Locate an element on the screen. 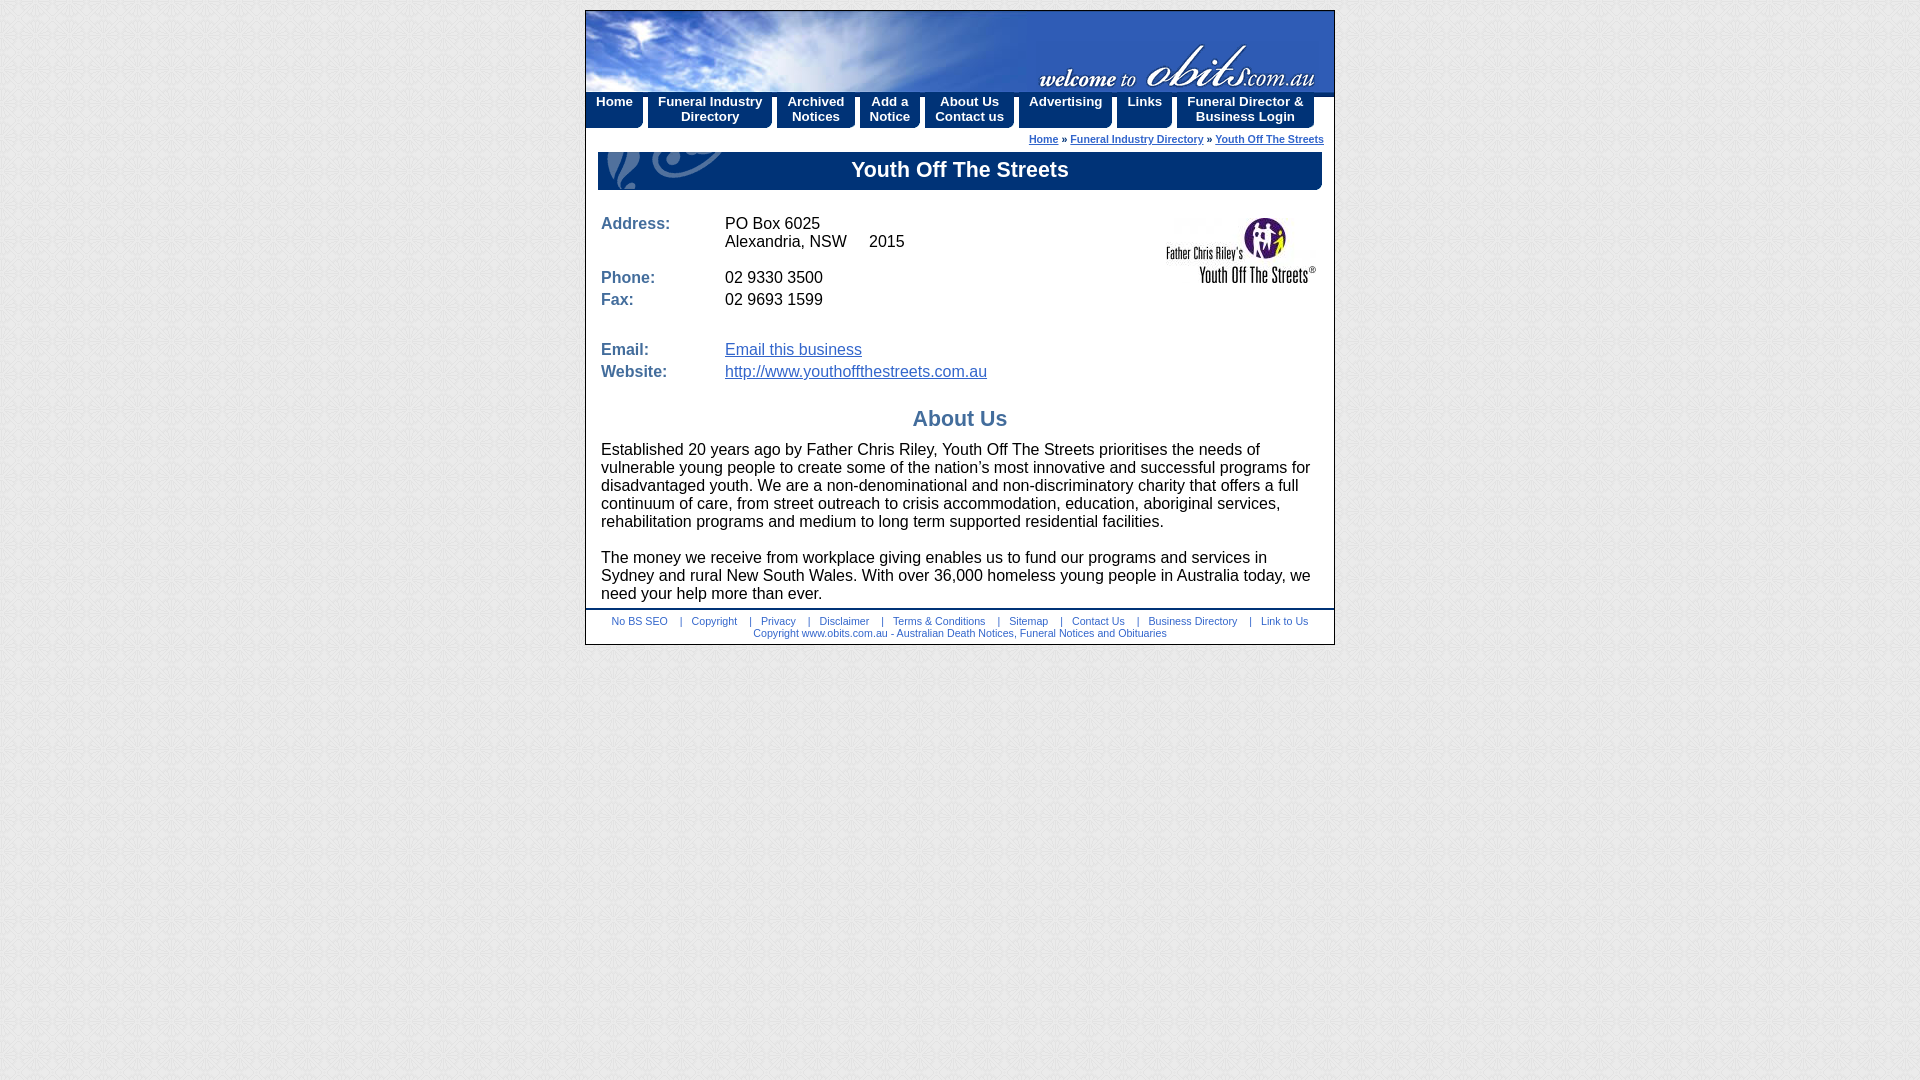 This screenshot has height=1080, width=1920. 'http://www.youthoffthestreets.com.au' is located at coordinates (855, 371).